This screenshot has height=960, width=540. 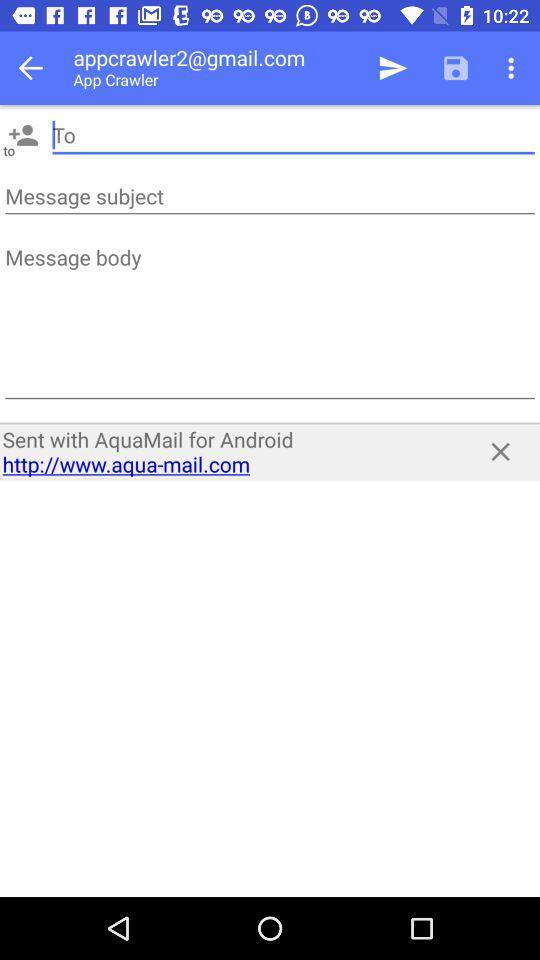 I want to click on icon on the right, so click(x=499, y=451).